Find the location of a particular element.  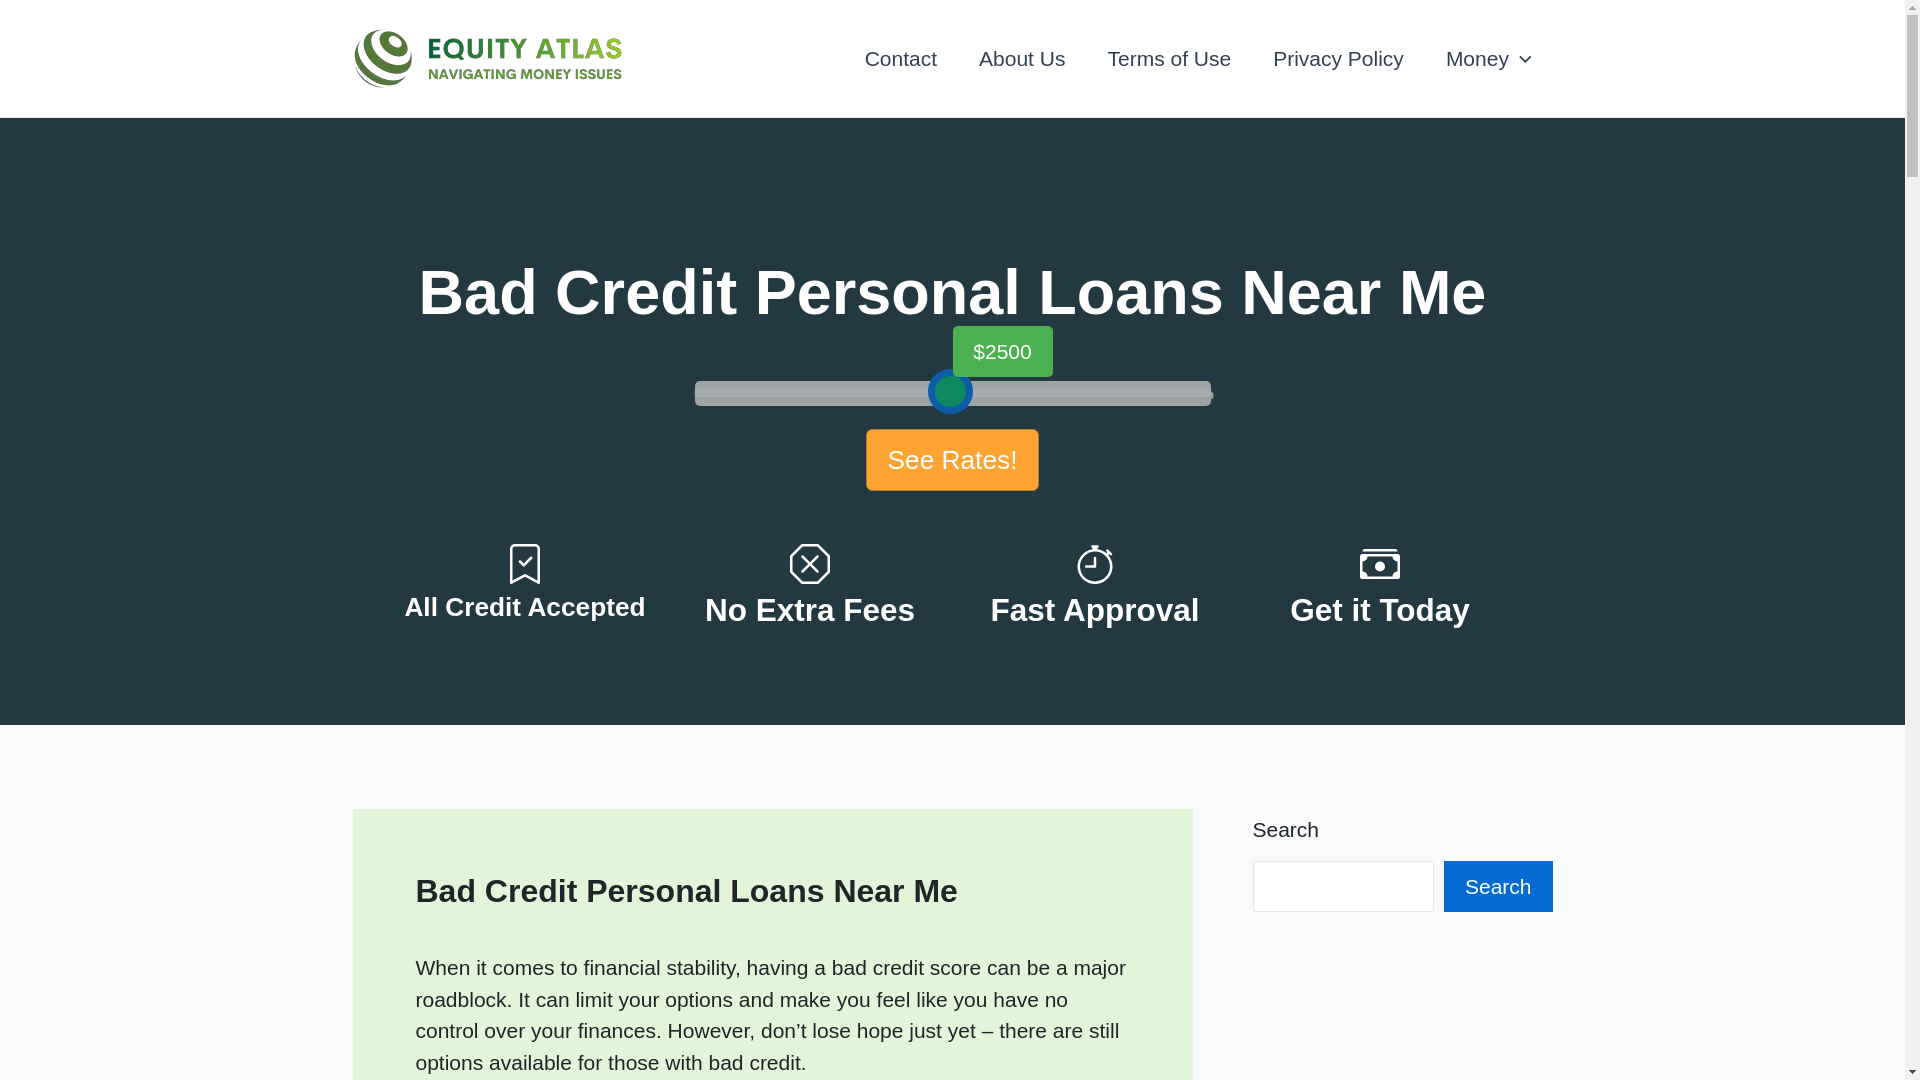

'See Rates!' is located at coordinates (952, 459).